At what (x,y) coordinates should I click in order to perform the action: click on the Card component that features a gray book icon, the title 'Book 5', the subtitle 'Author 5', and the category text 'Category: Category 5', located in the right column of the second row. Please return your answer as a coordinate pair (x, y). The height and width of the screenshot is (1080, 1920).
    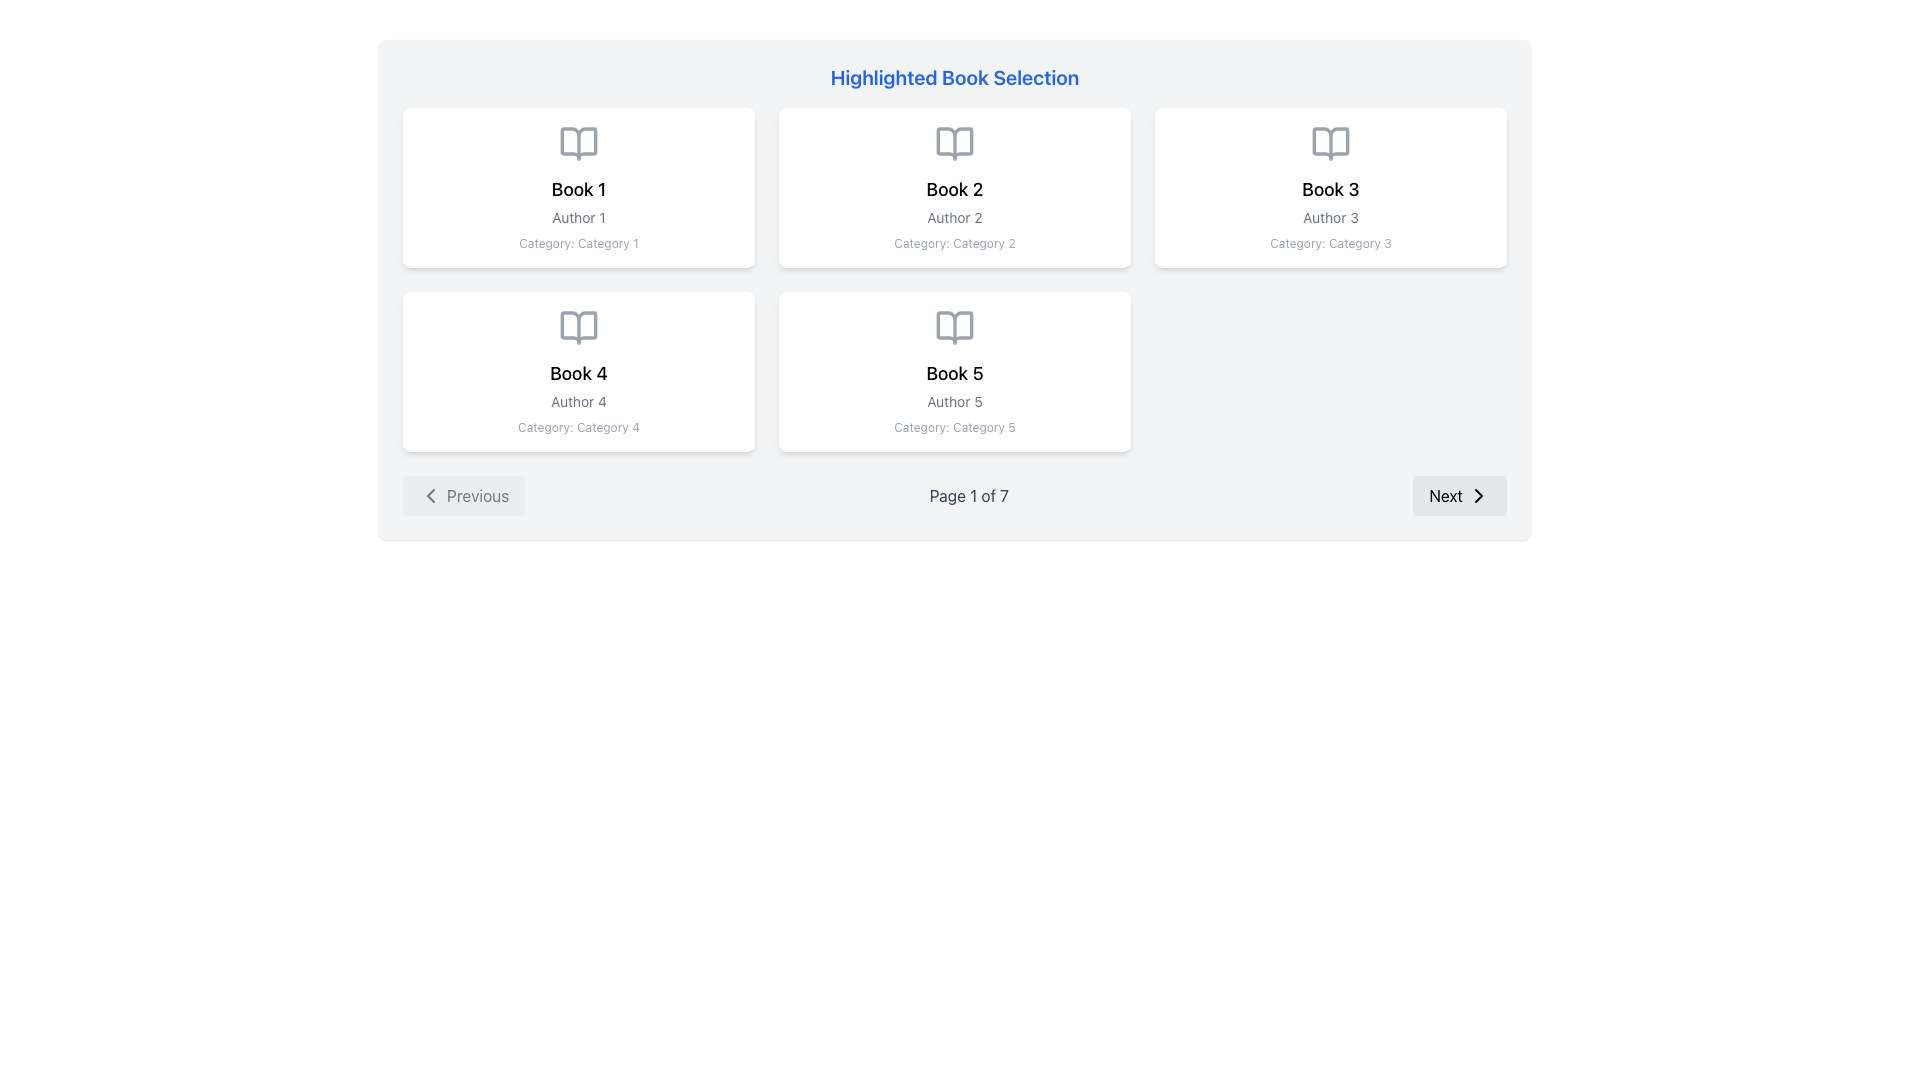
    Looking at the image, I should click on (954, 371).